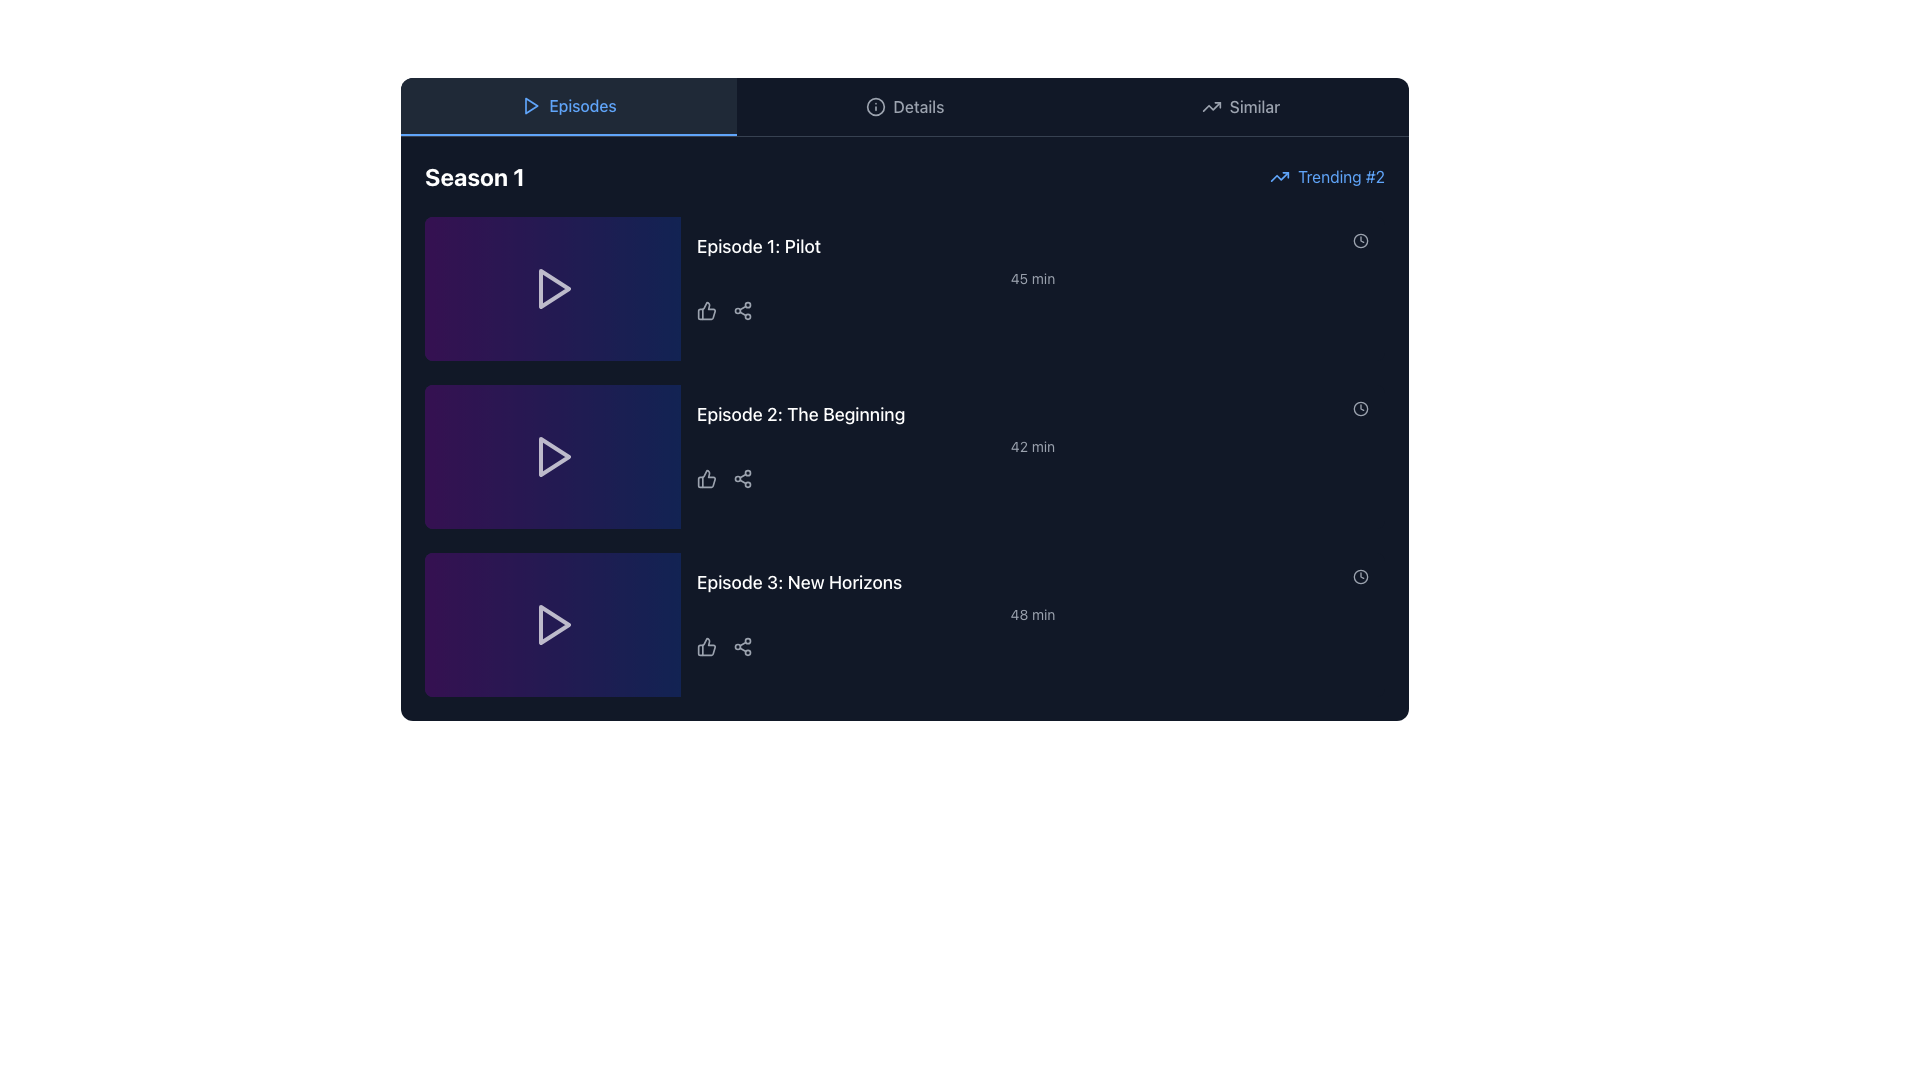 This screenshot has height=1080, width=1920. I want to click on the share icon, which is styled with three linked circles connected by lines, located below the episode title and next to the like icon, so click(742, 311).